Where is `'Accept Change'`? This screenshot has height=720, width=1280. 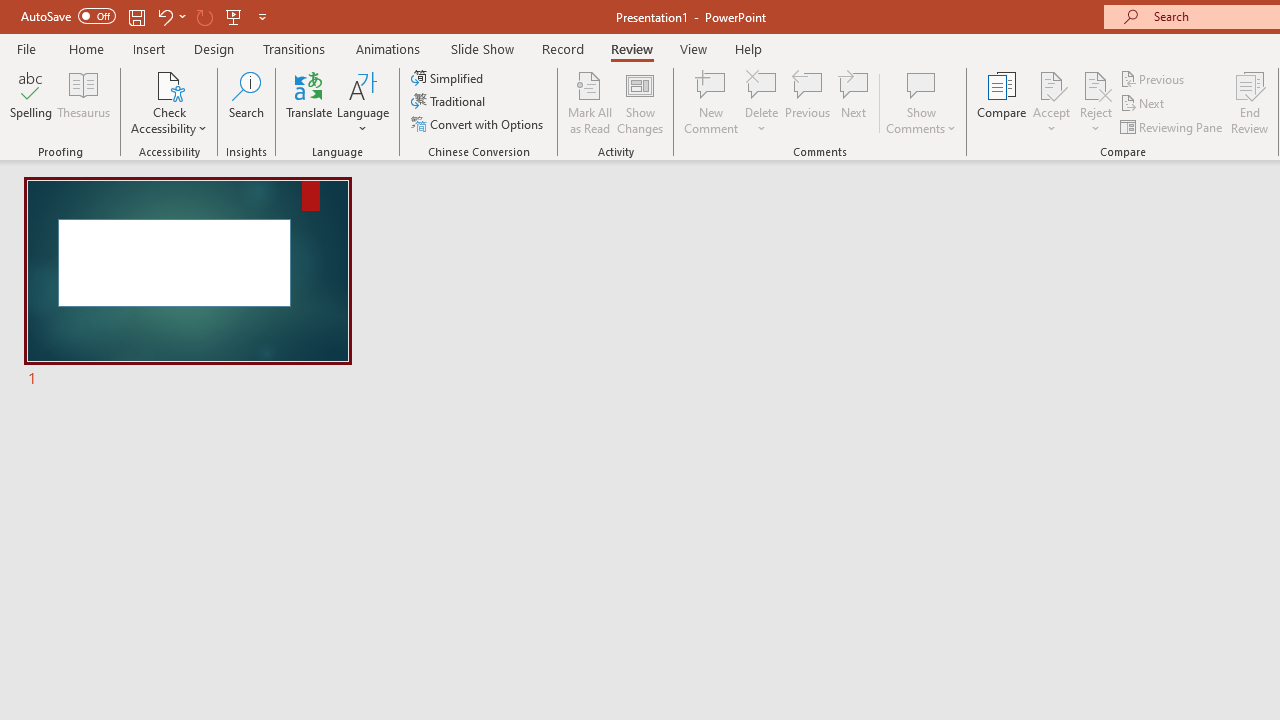 'Accept Change' is located at coordinates (1050, 84).